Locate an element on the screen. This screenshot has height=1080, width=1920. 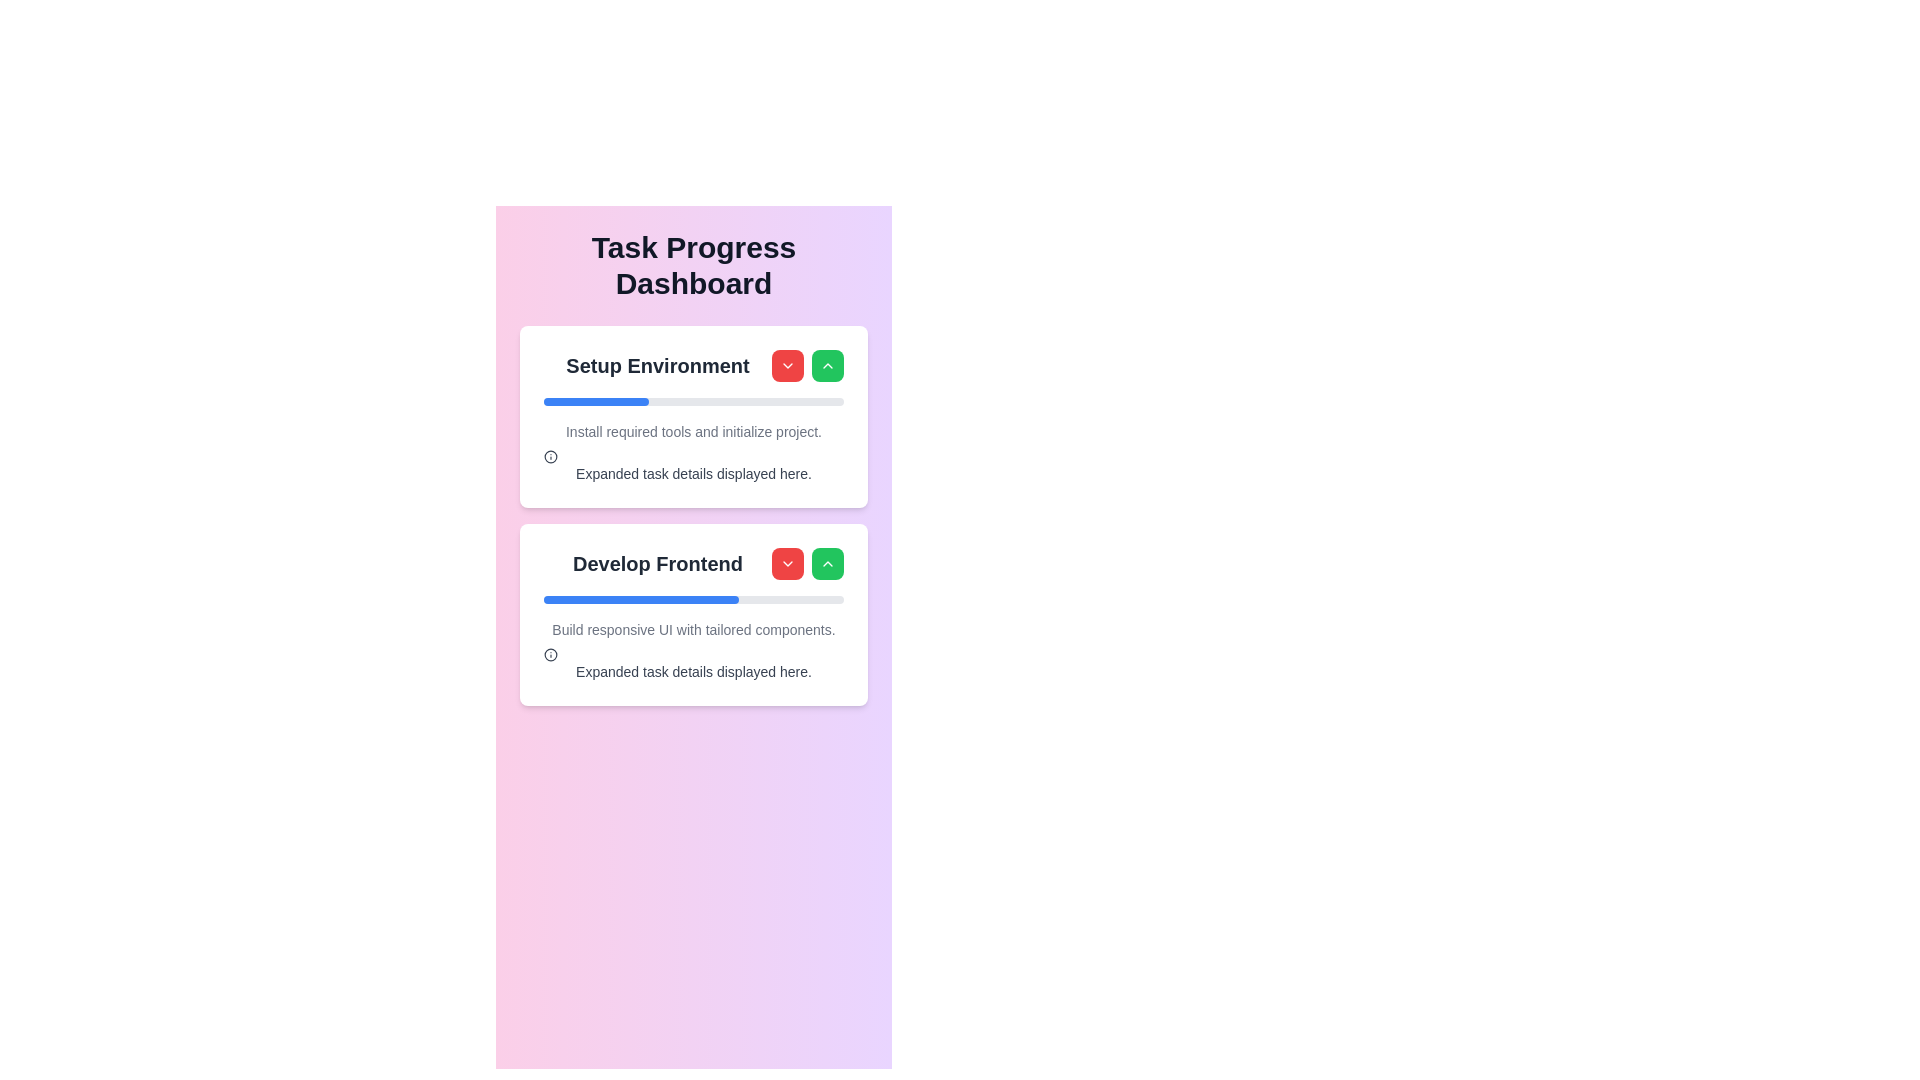
text label that reads 'Install required tools and initialize project.' located under the heading 'Setup Environment' is located at coordinates (694, 431).